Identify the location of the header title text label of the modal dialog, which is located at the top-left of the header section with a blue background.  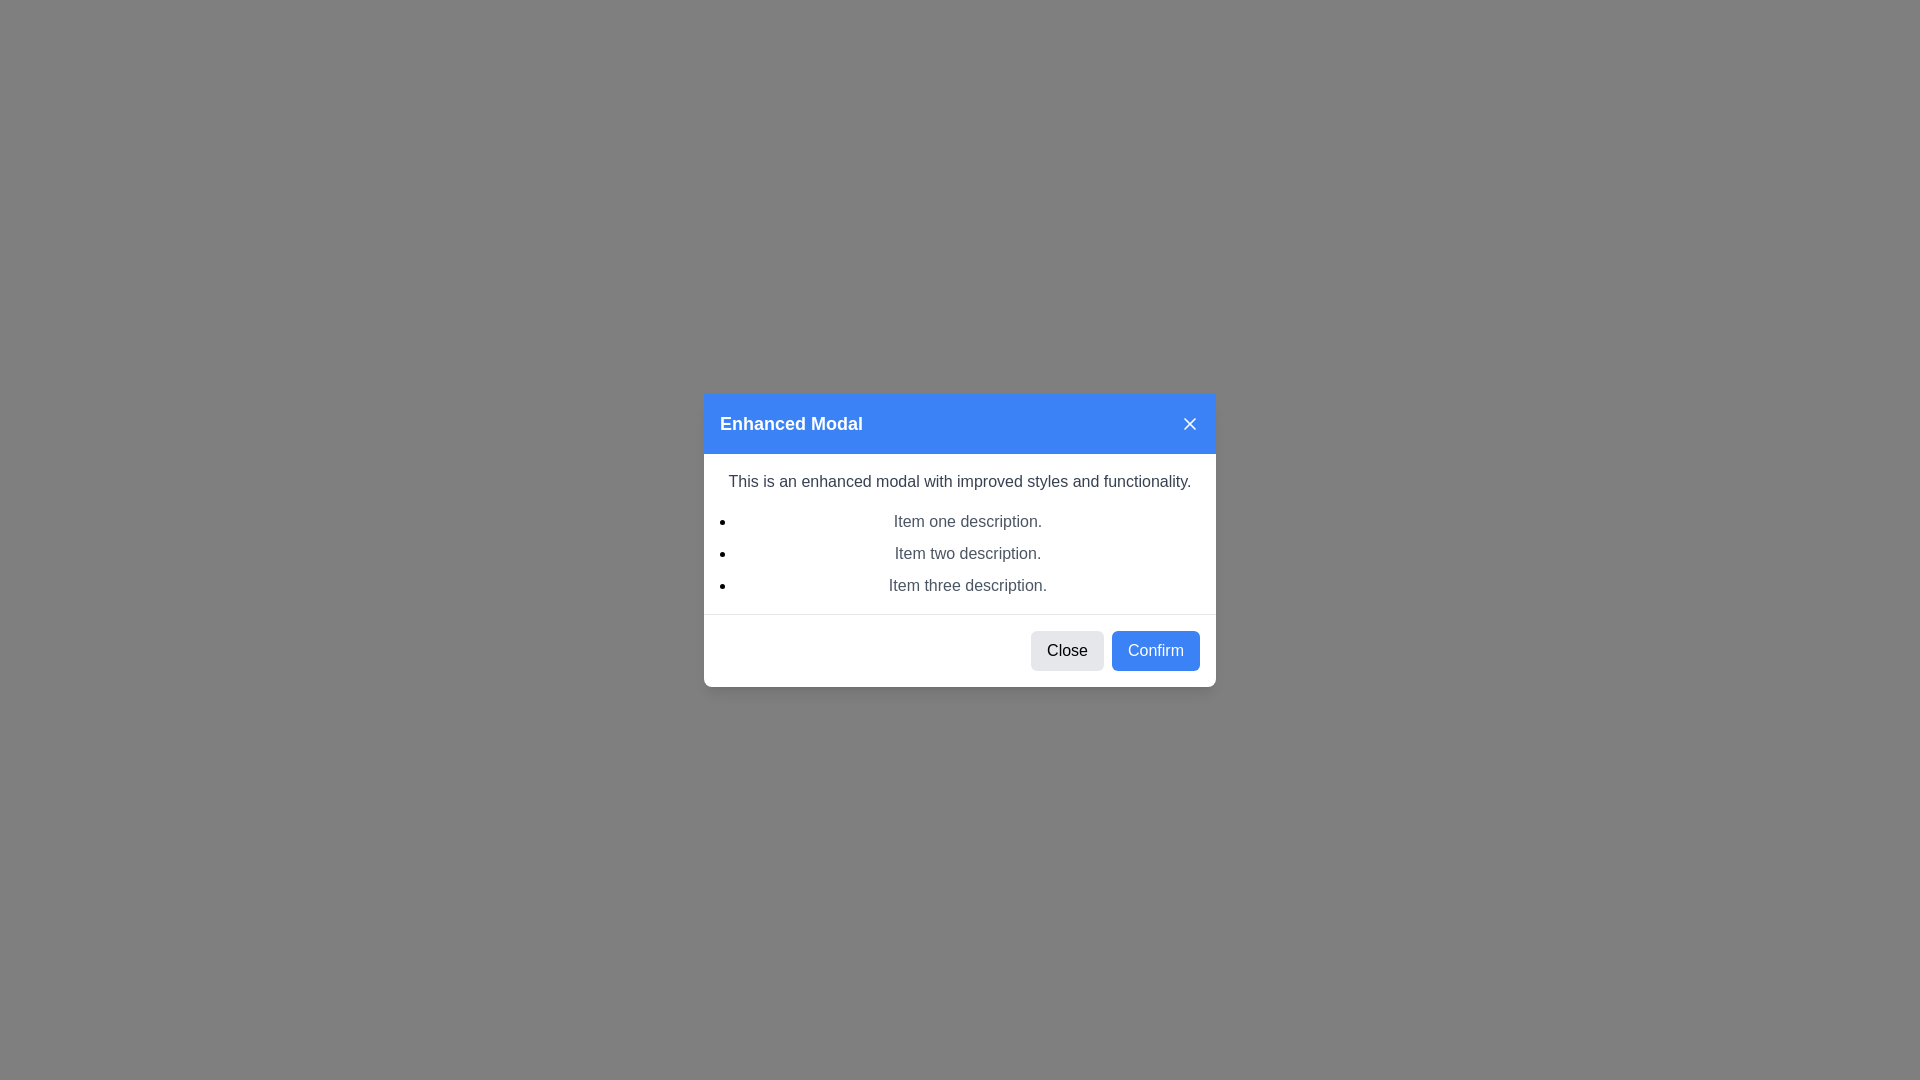
(790, 422).